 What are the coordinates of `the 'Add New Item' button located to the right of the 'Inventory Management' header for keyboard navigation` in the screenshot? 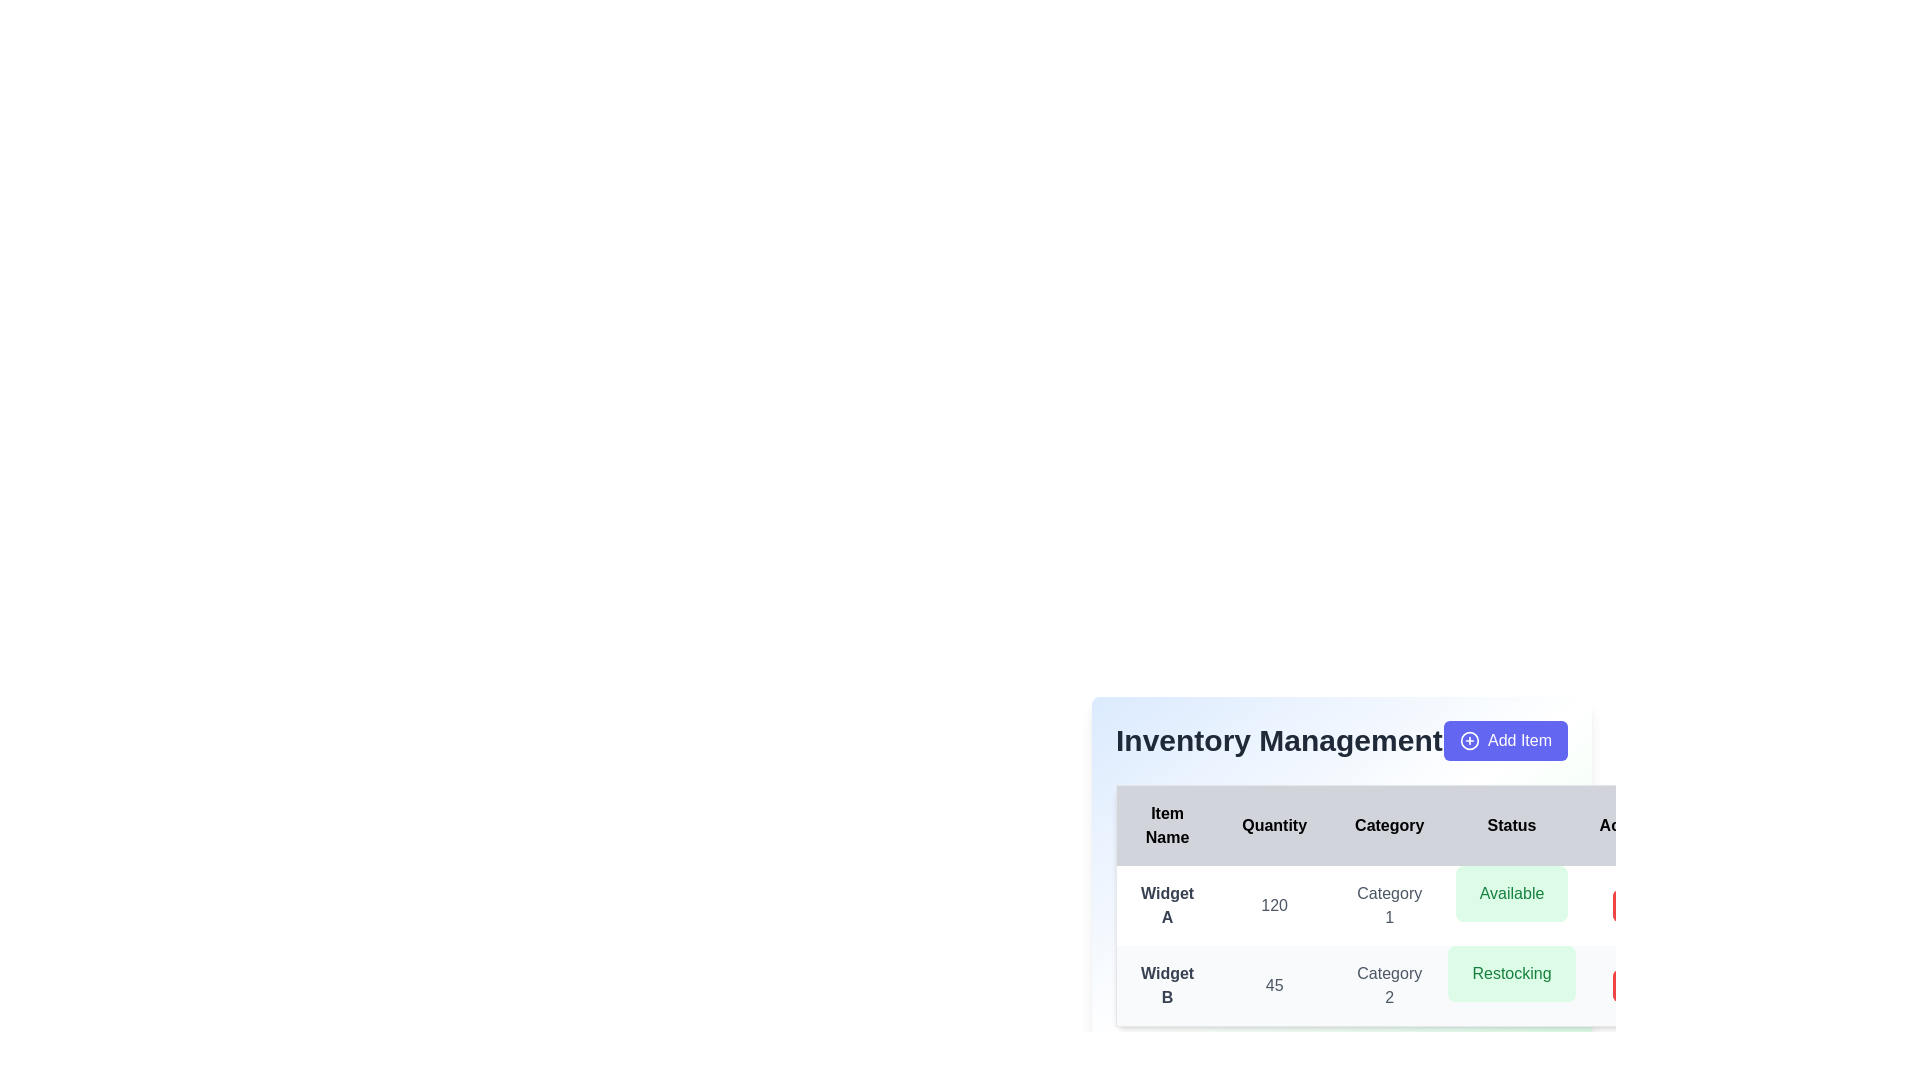 It's located at (1506, 740).